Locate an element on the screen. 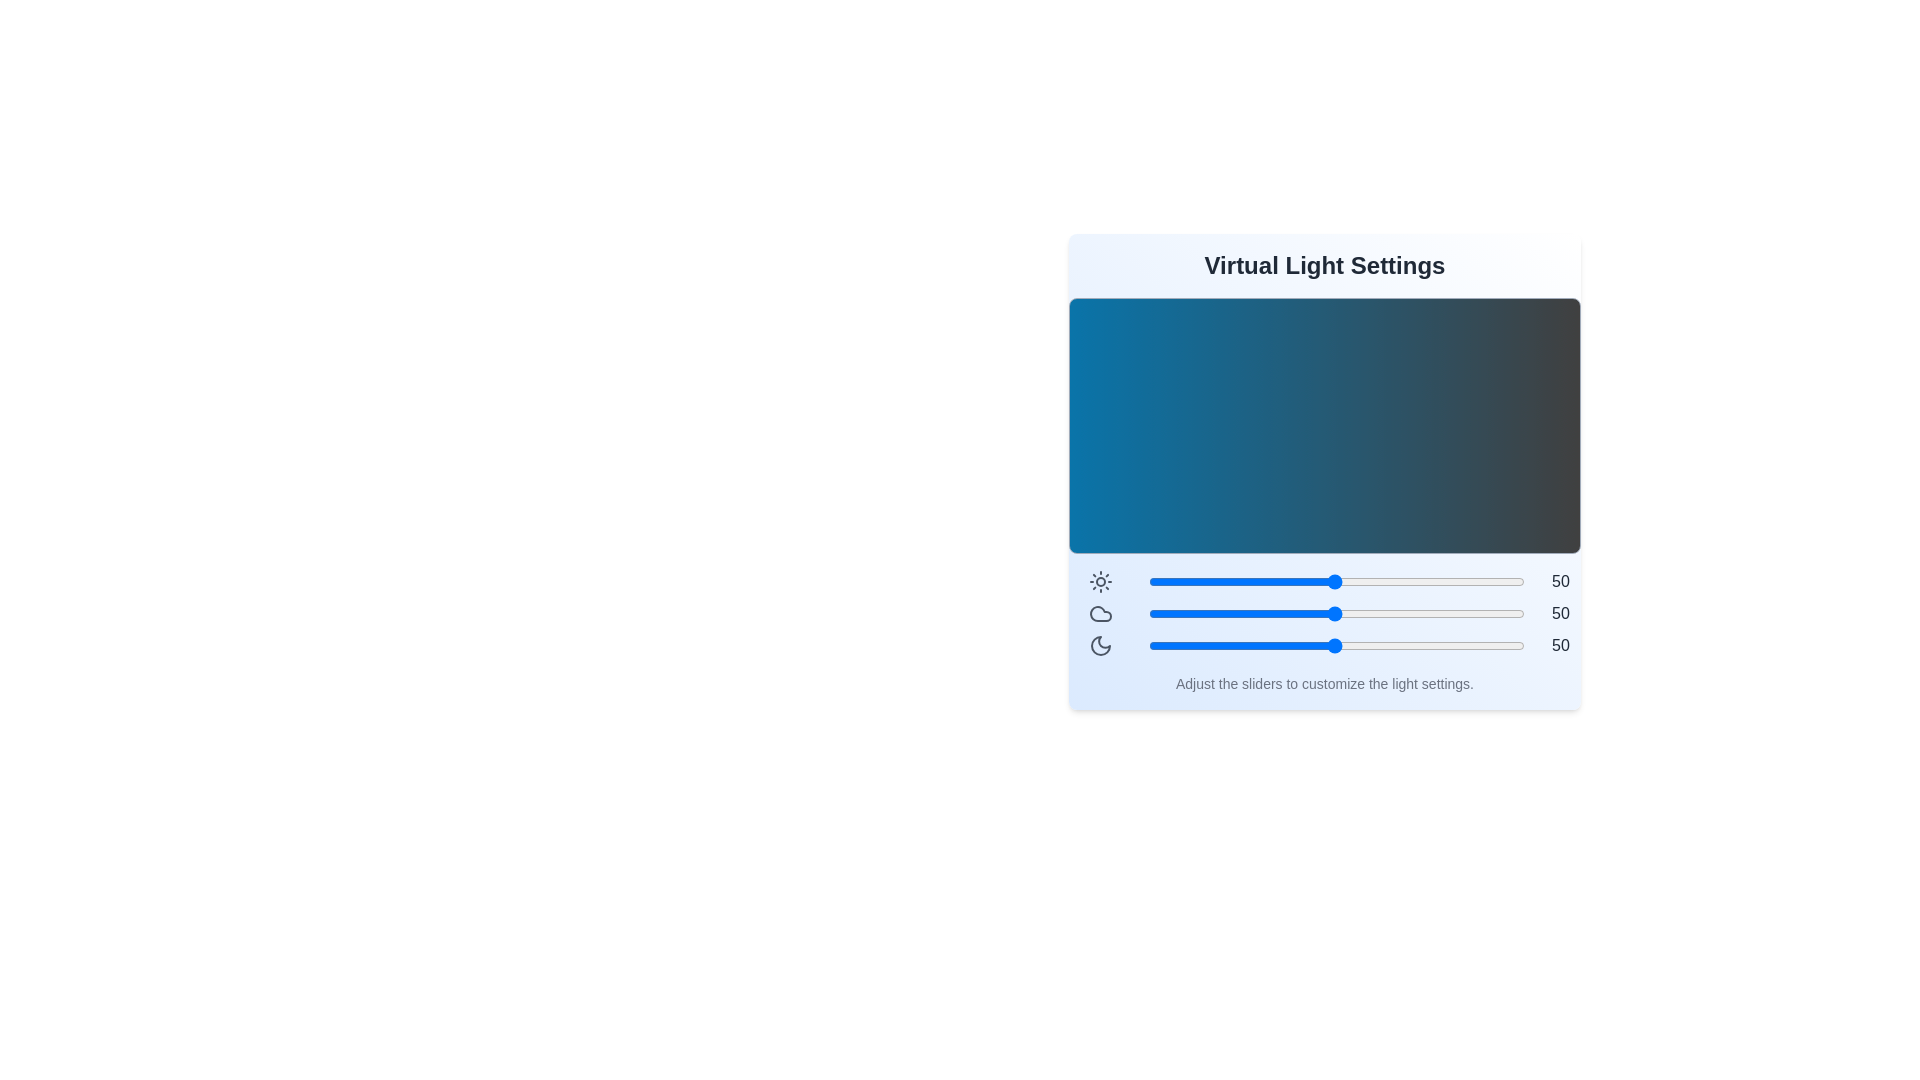  the brightness slider to 74 level is located at coordinates (1425, 582).